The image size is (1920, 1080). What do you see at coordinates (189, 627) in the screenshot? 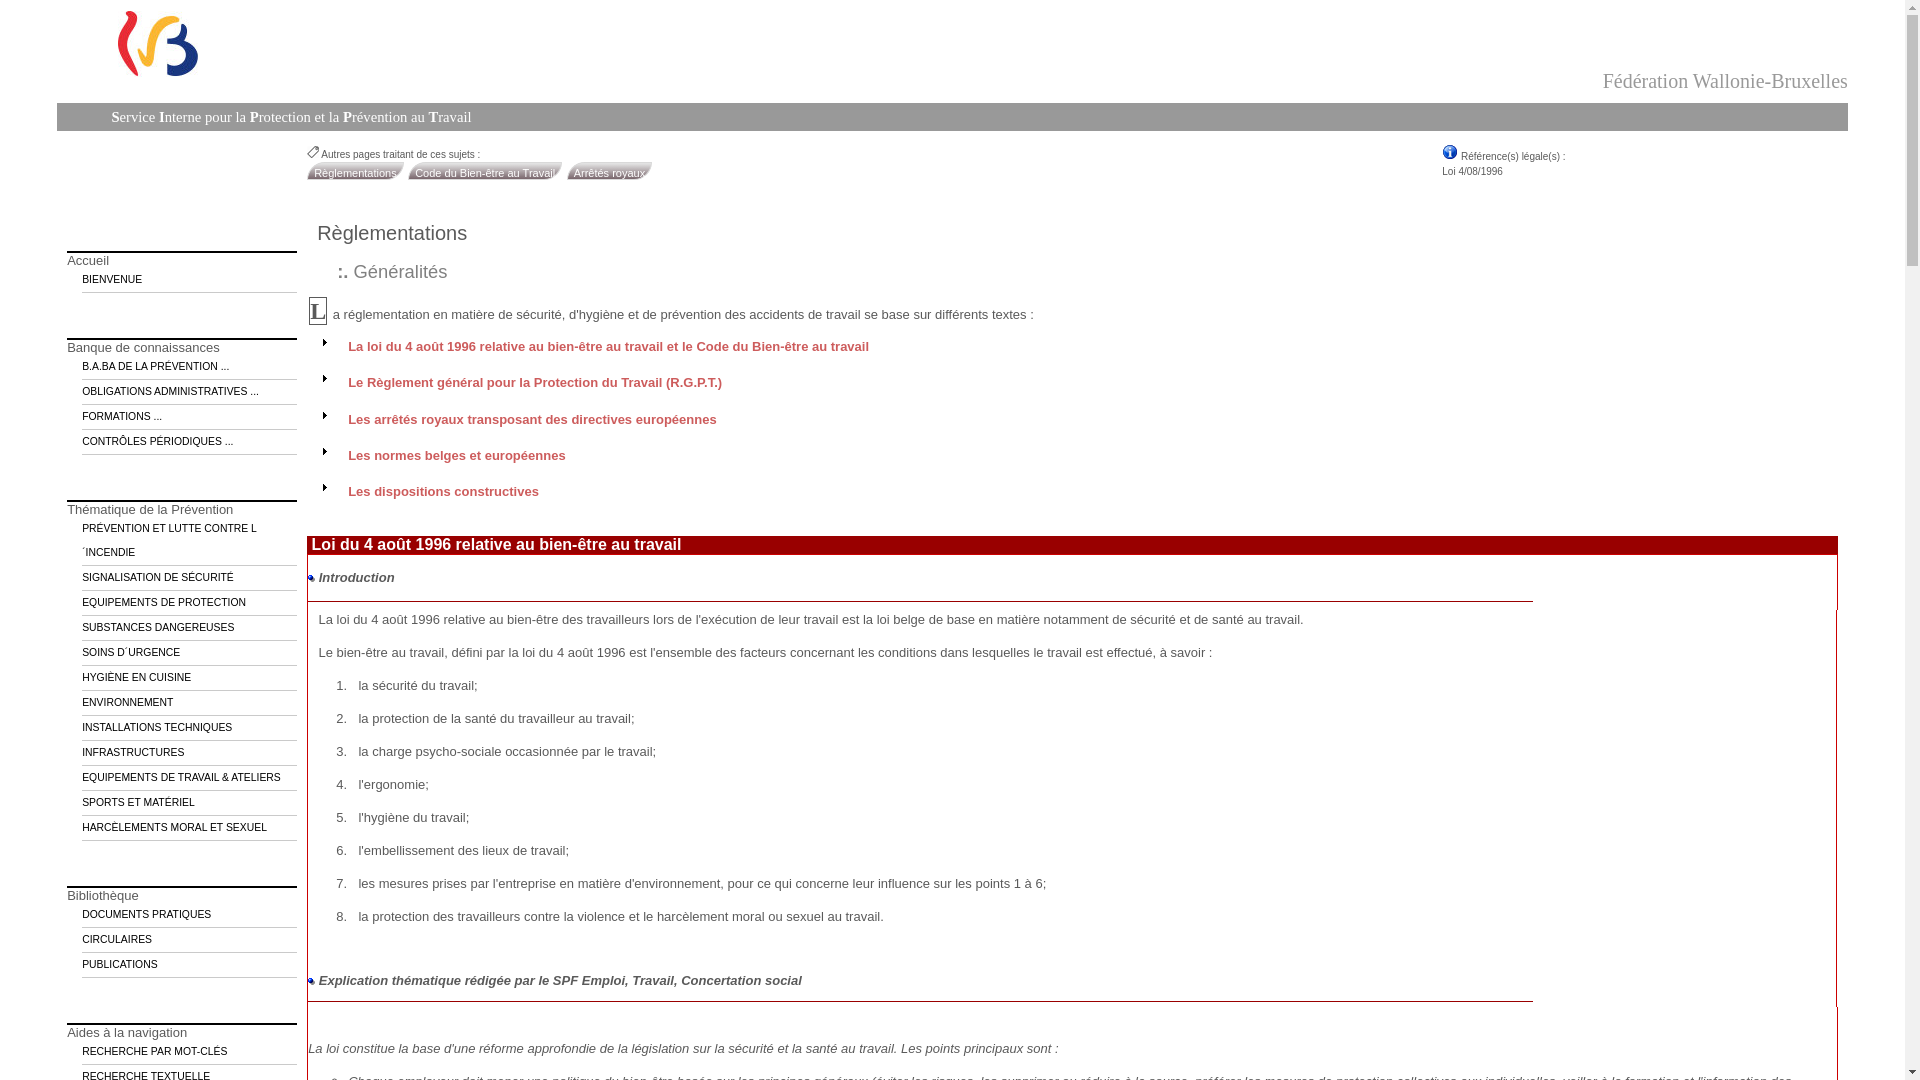
I see `'SUBSTANCES DANGEREUSES'` at bounding box center [189, 627].